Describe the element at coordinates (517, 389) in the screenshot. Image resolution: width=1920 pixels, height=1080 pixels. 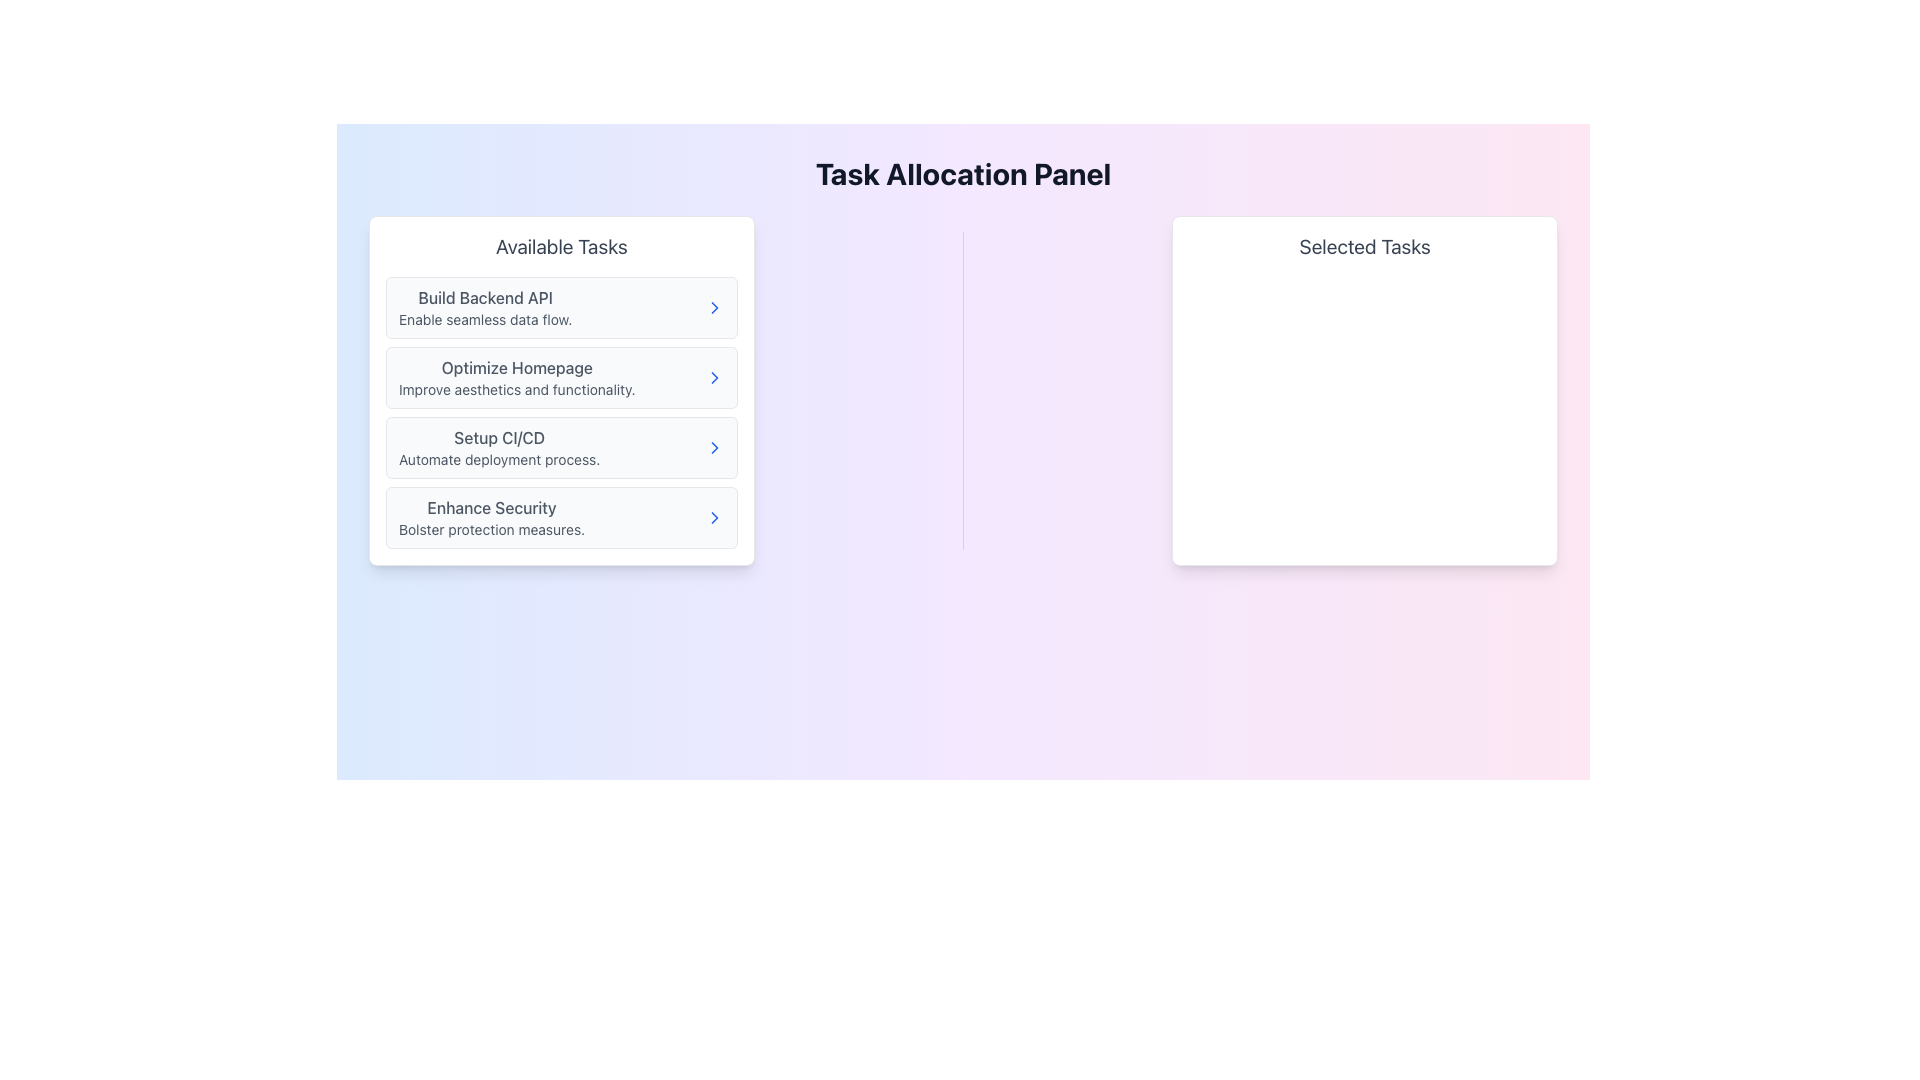
I see `text displayed in the Text Display element that shows 'Improve aesthetics and functionality.' located beneath 'Optimize Homepage' in the 'Available Tasks' panel` at that location.